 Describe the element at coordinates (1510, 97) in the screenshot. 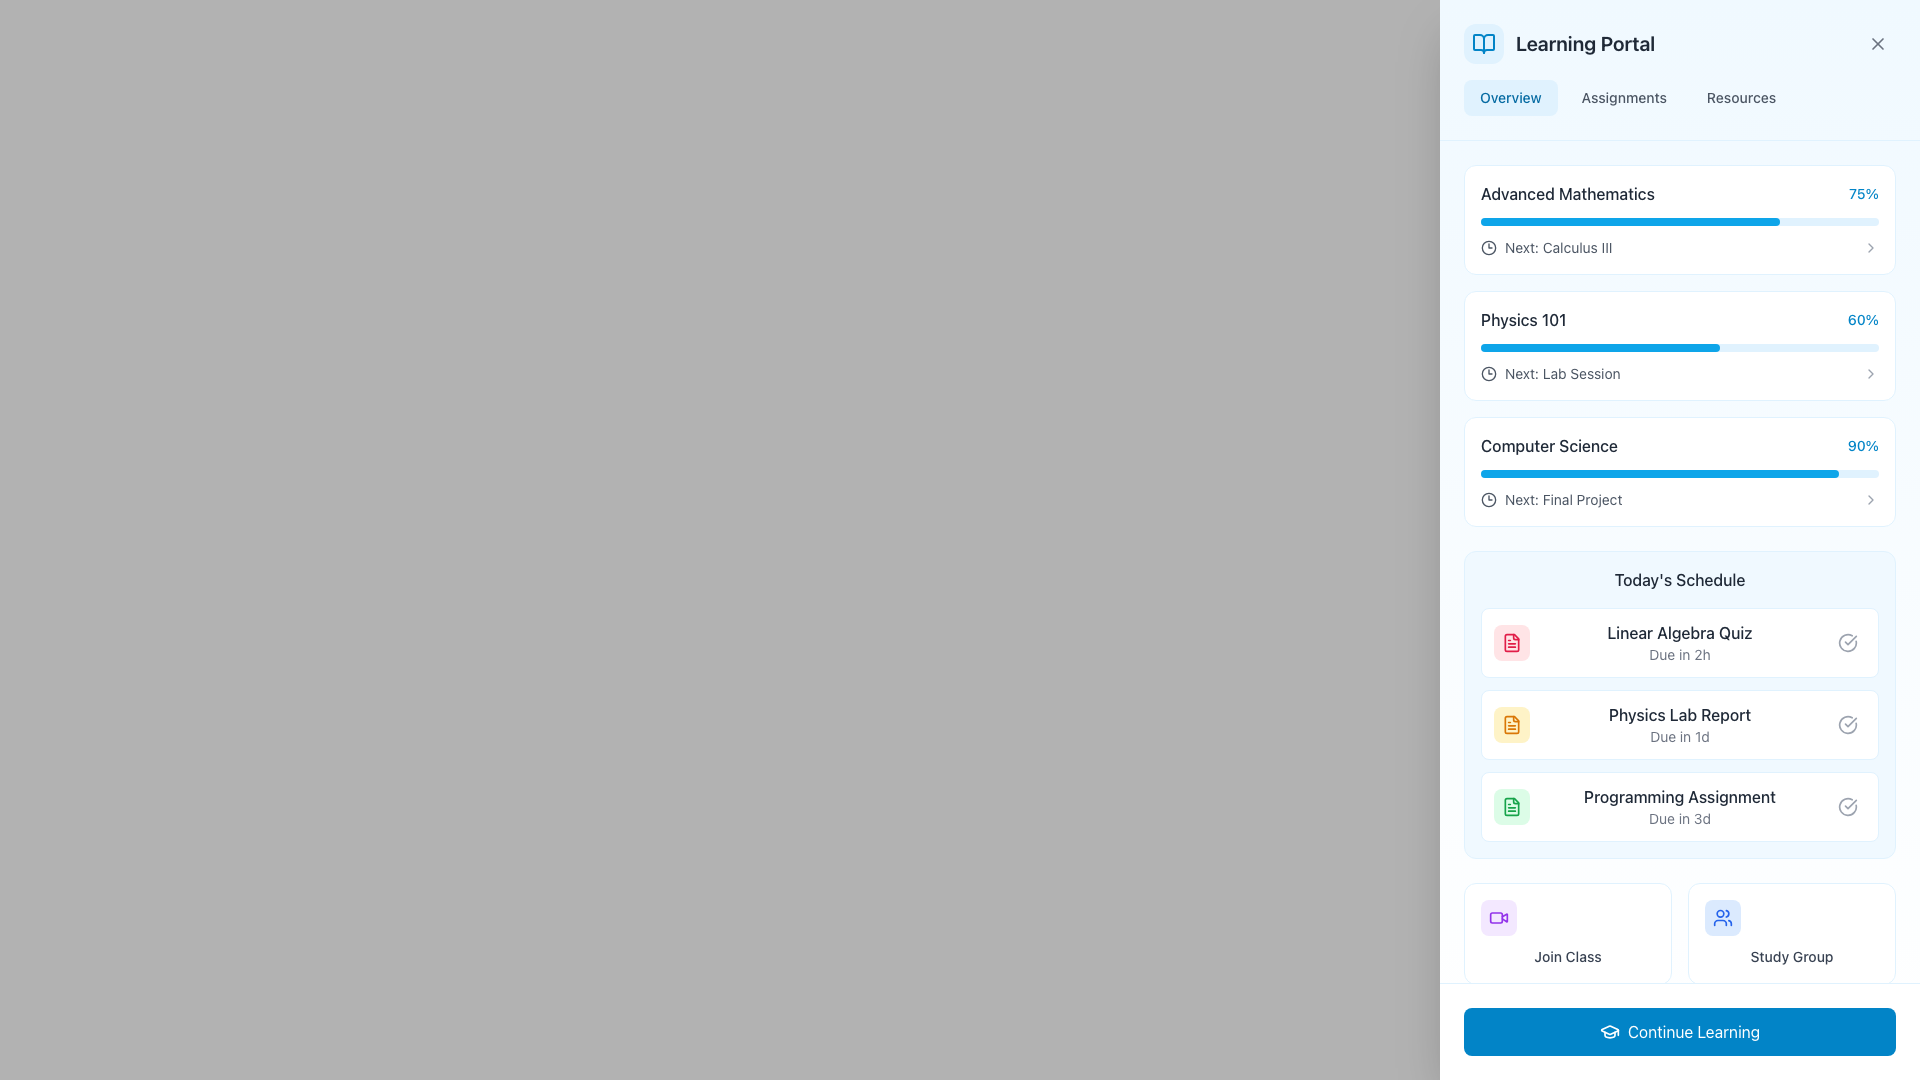

I see `the navigation button for the 'Overview' section, which is the first item in the horizontal navigation tab group at the top of the interface` at that location.